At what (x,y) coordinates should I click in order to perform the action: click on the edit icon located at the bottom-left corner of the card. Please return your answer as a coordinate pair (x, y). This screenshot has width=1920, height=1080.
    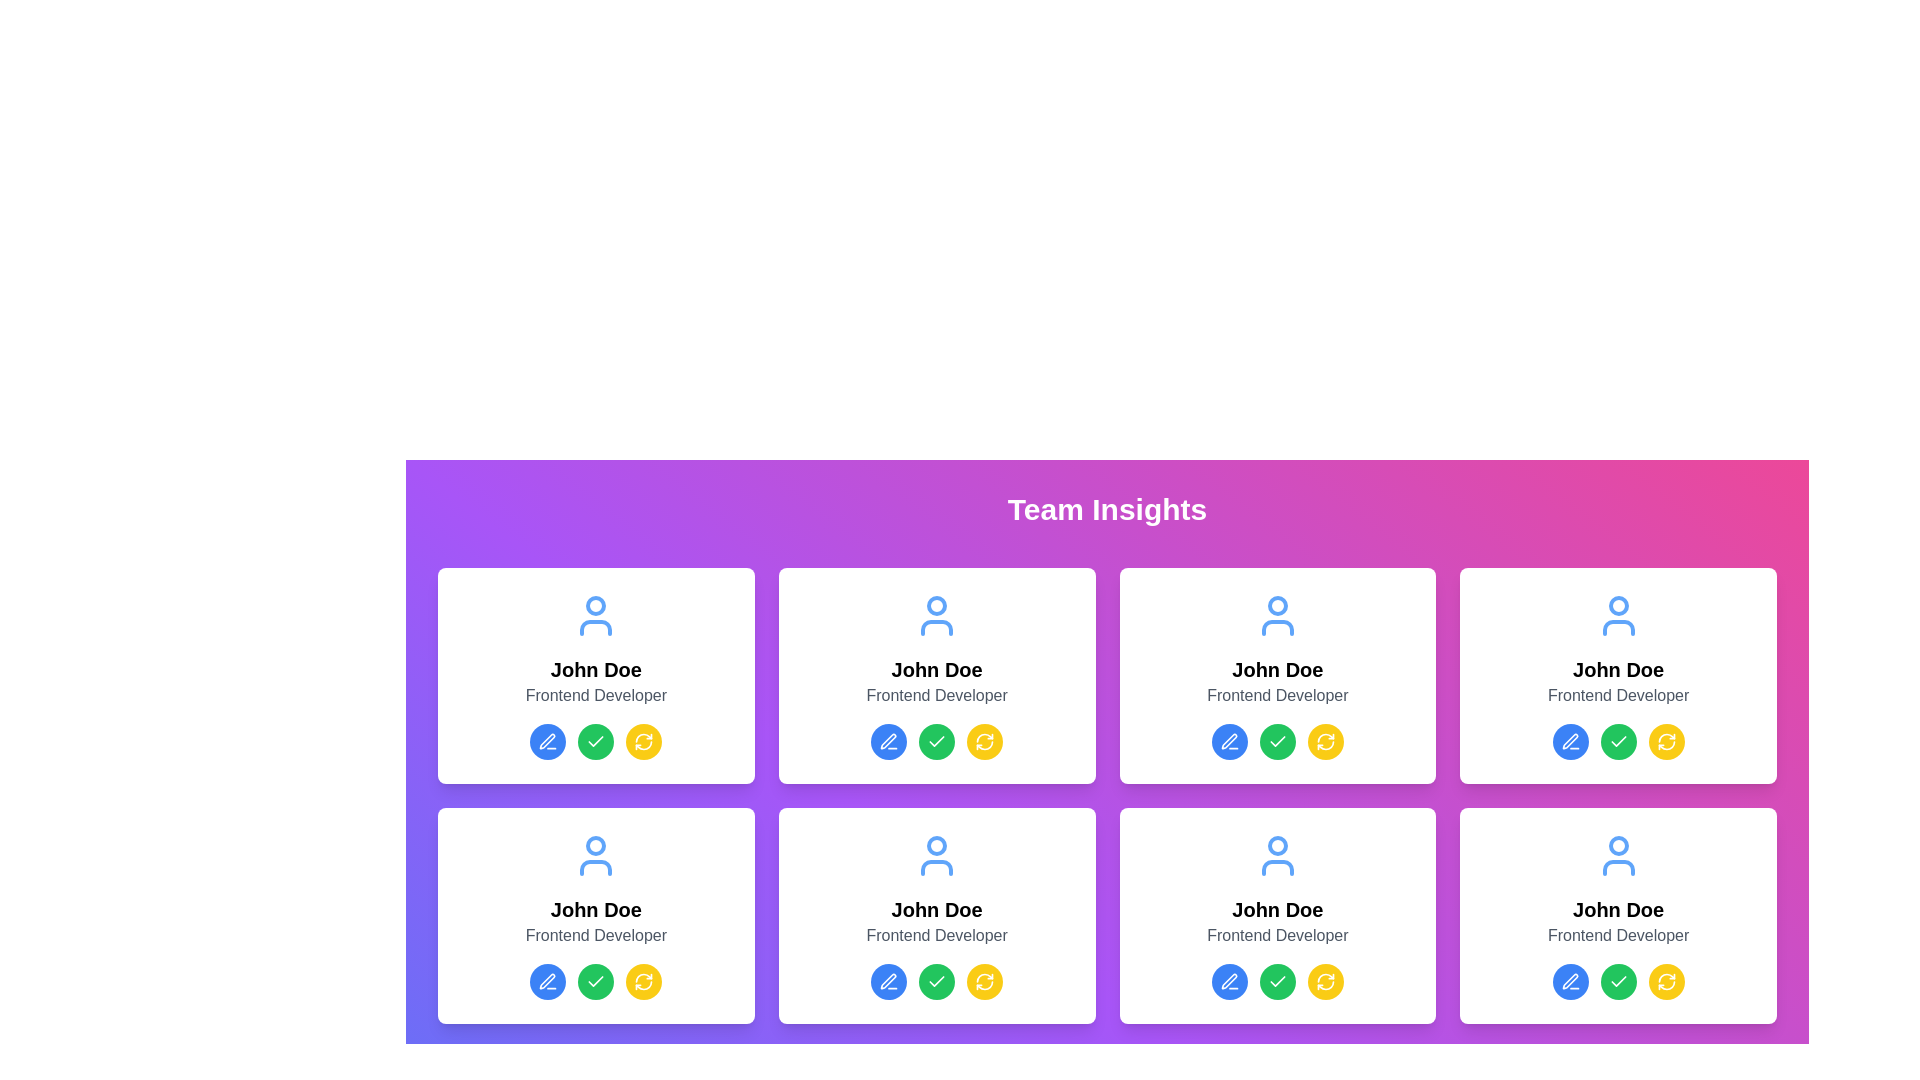
    Looking at the image, I should click on (547, 741).